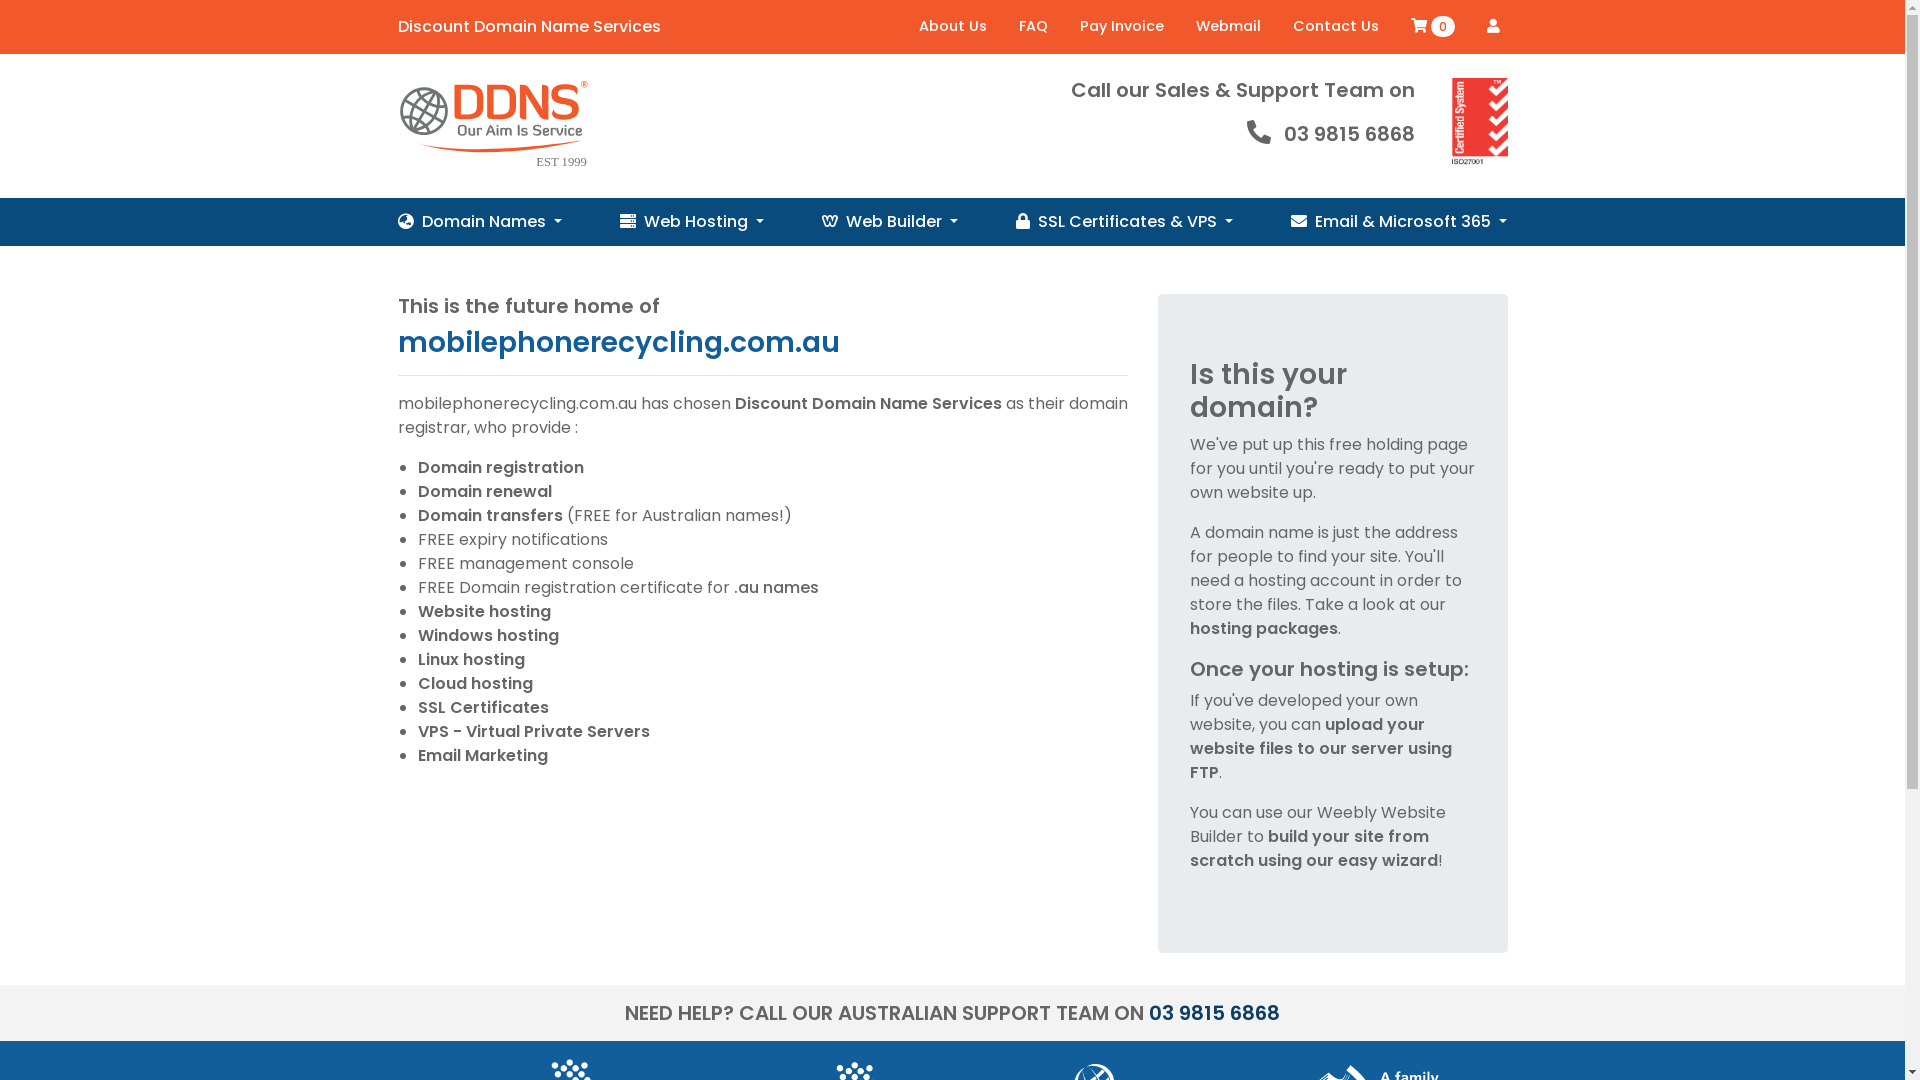 The height and width of the screenshot is (1080, 1920). Describe the element at coordinates (470, 659) in the screenshot. I see `'Linux hosting'` at that location.